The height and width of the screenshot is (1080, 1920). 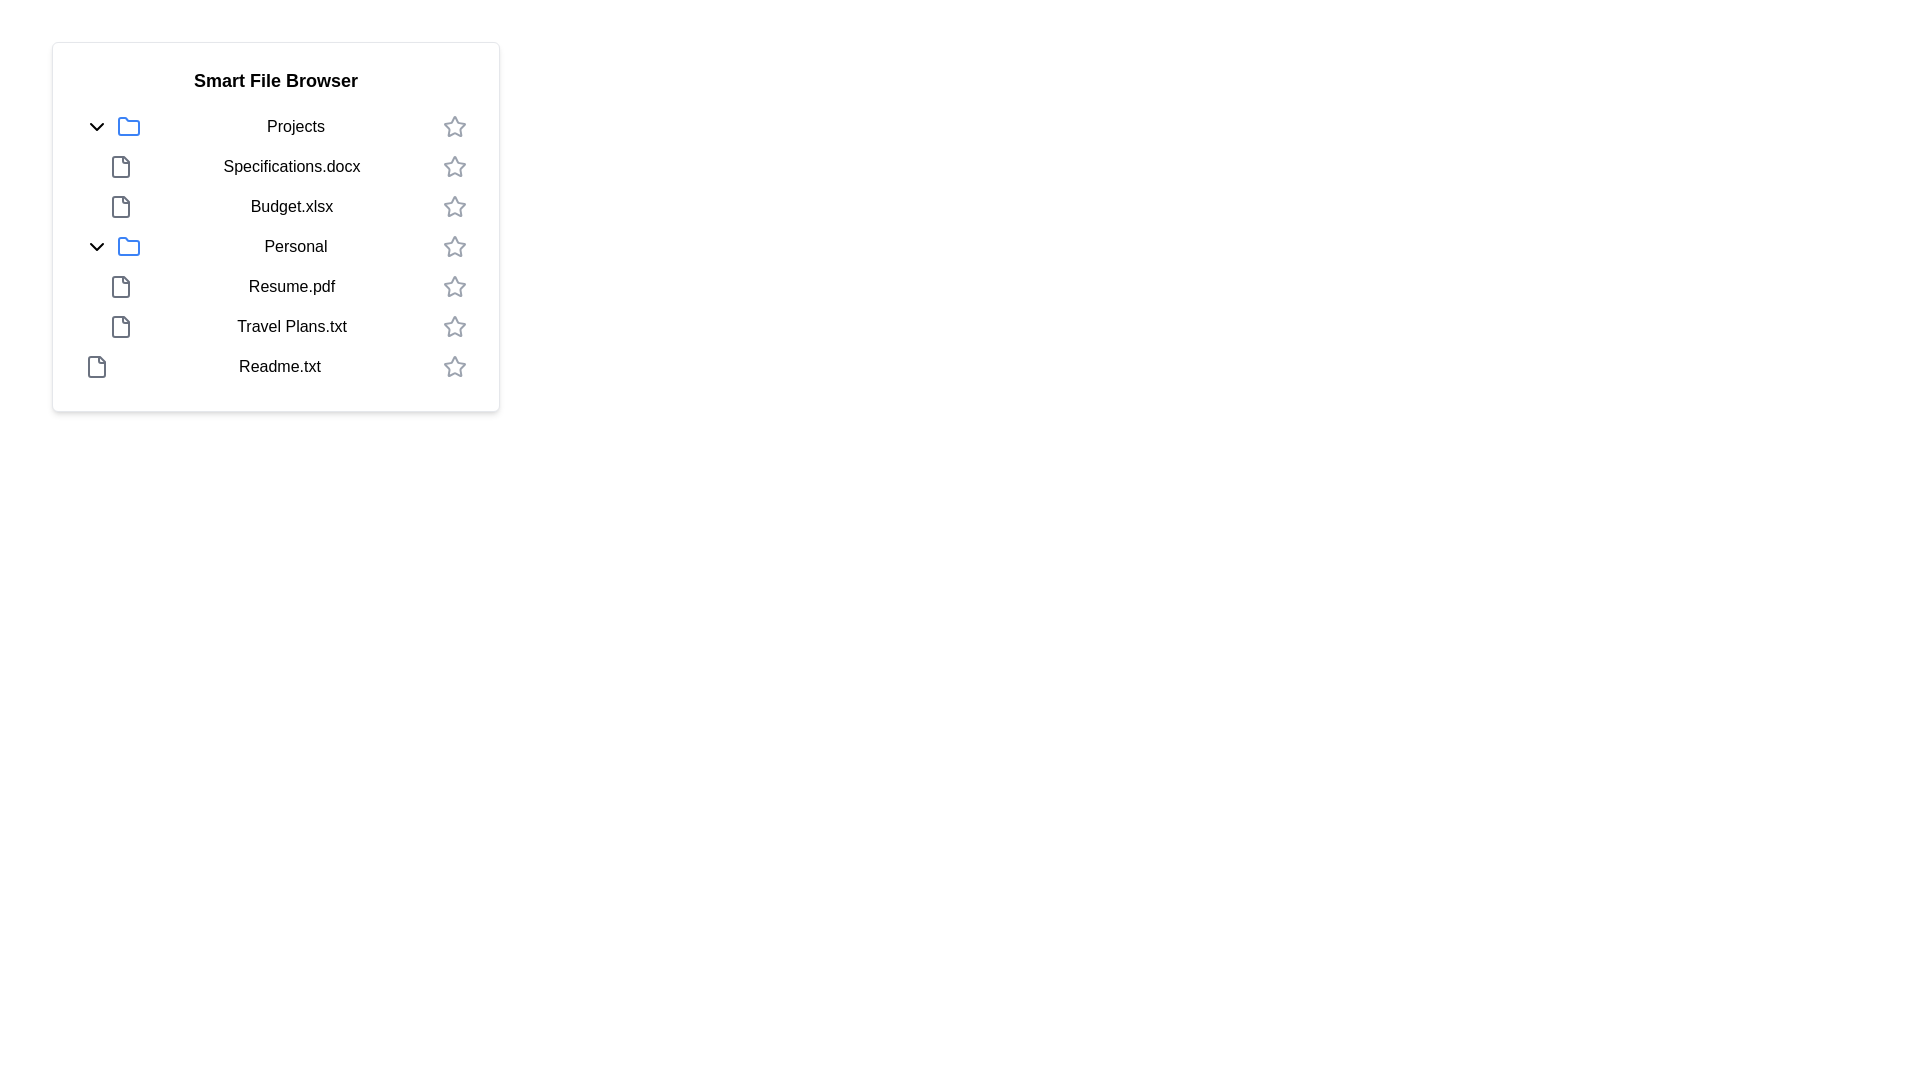 What do you see at coordinates (287, 165) in the screenshot?
I see `the text label representing the document file named 'Specifications.docx'` at bounding box center [287, 165].